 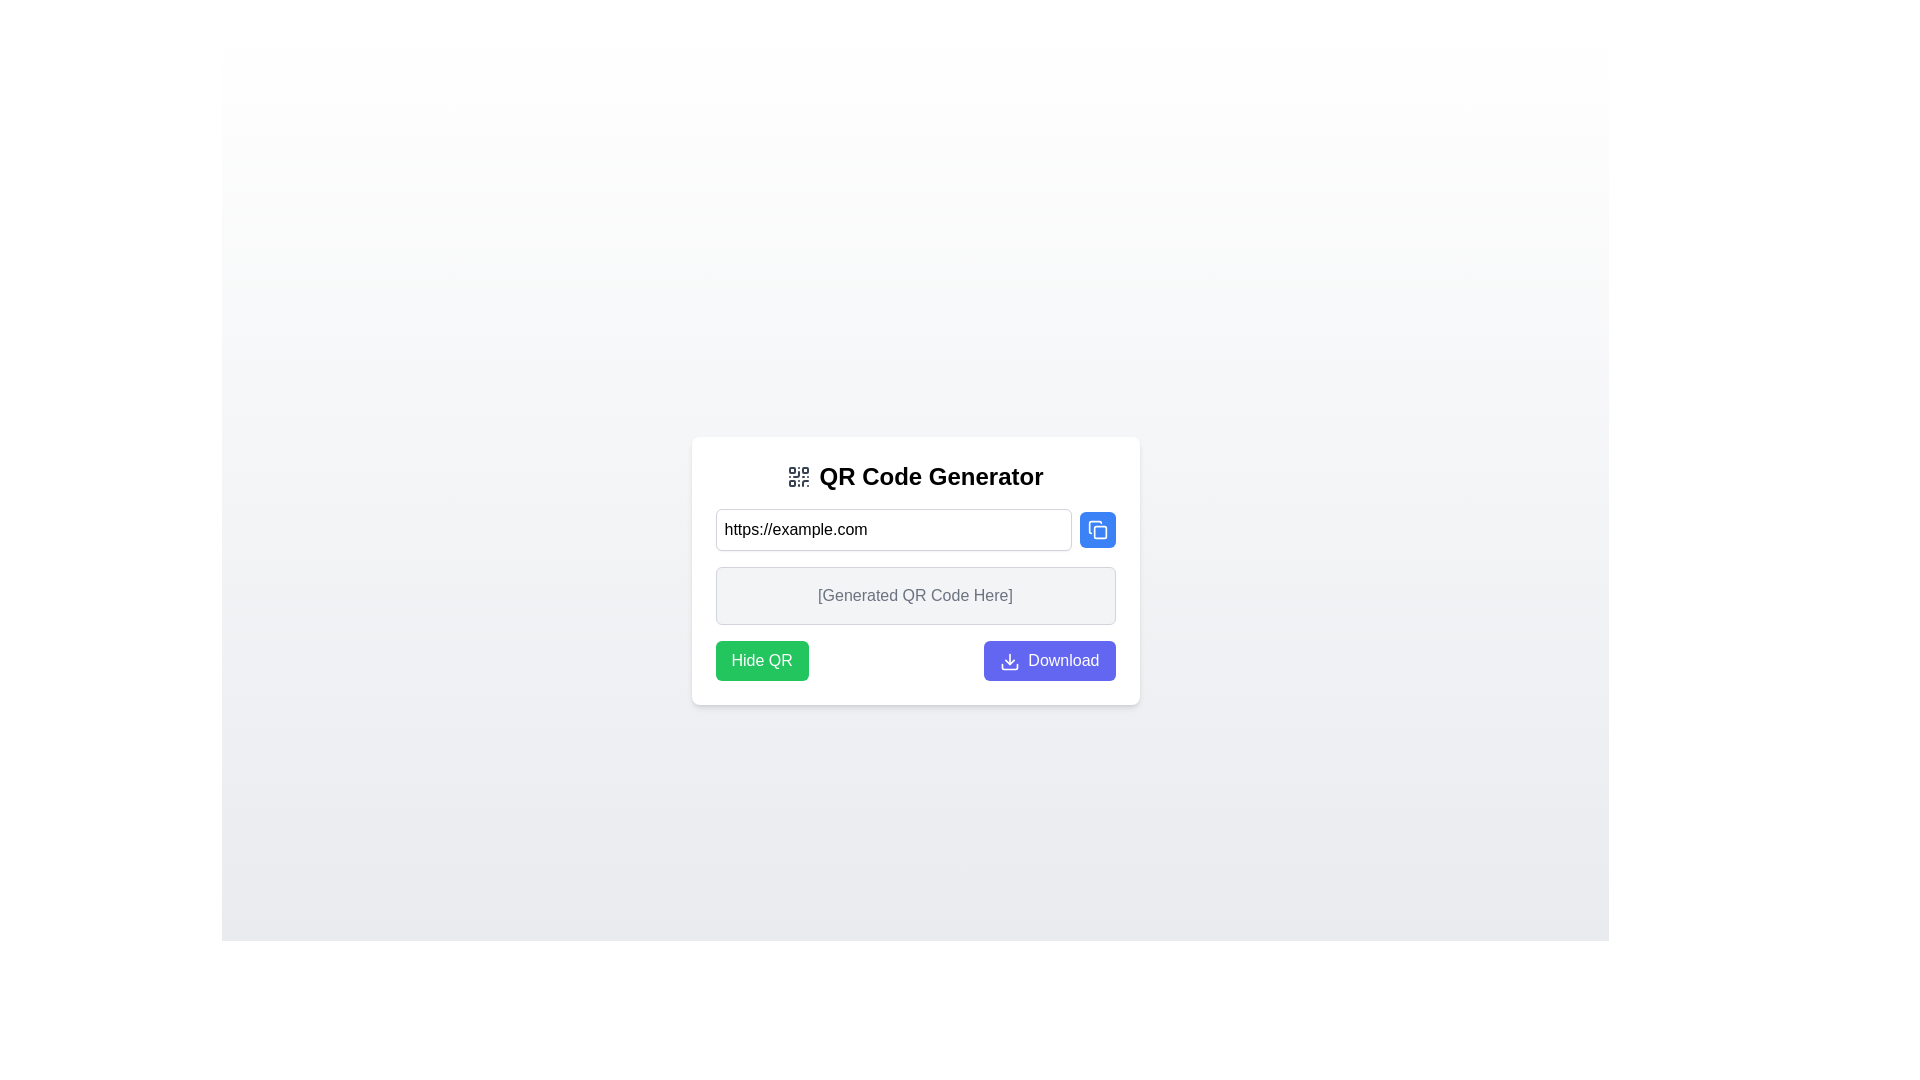 I want to click on the button labeled 'Download' which contains the download icon to initiate the download action, so click(x=1010, y=661).